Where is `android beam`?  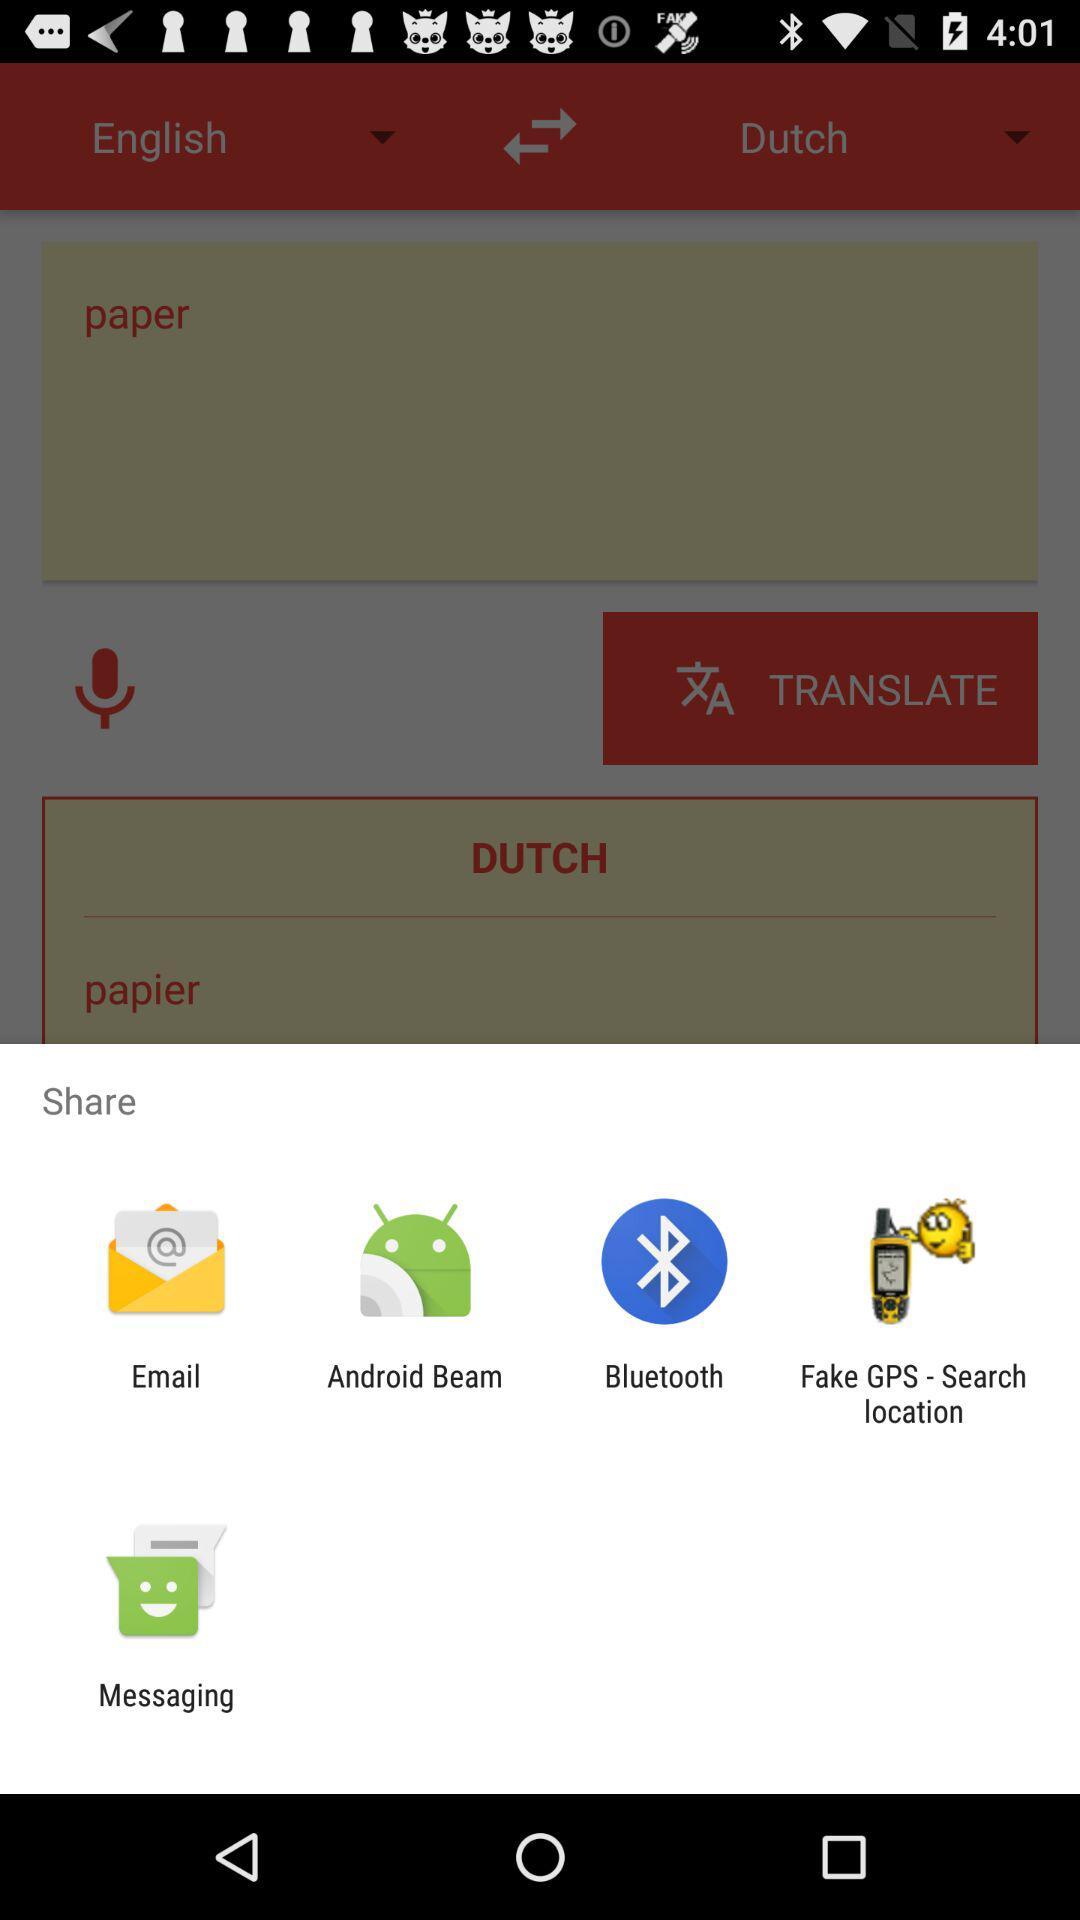 android beam is located at coordinates (414, 1392).